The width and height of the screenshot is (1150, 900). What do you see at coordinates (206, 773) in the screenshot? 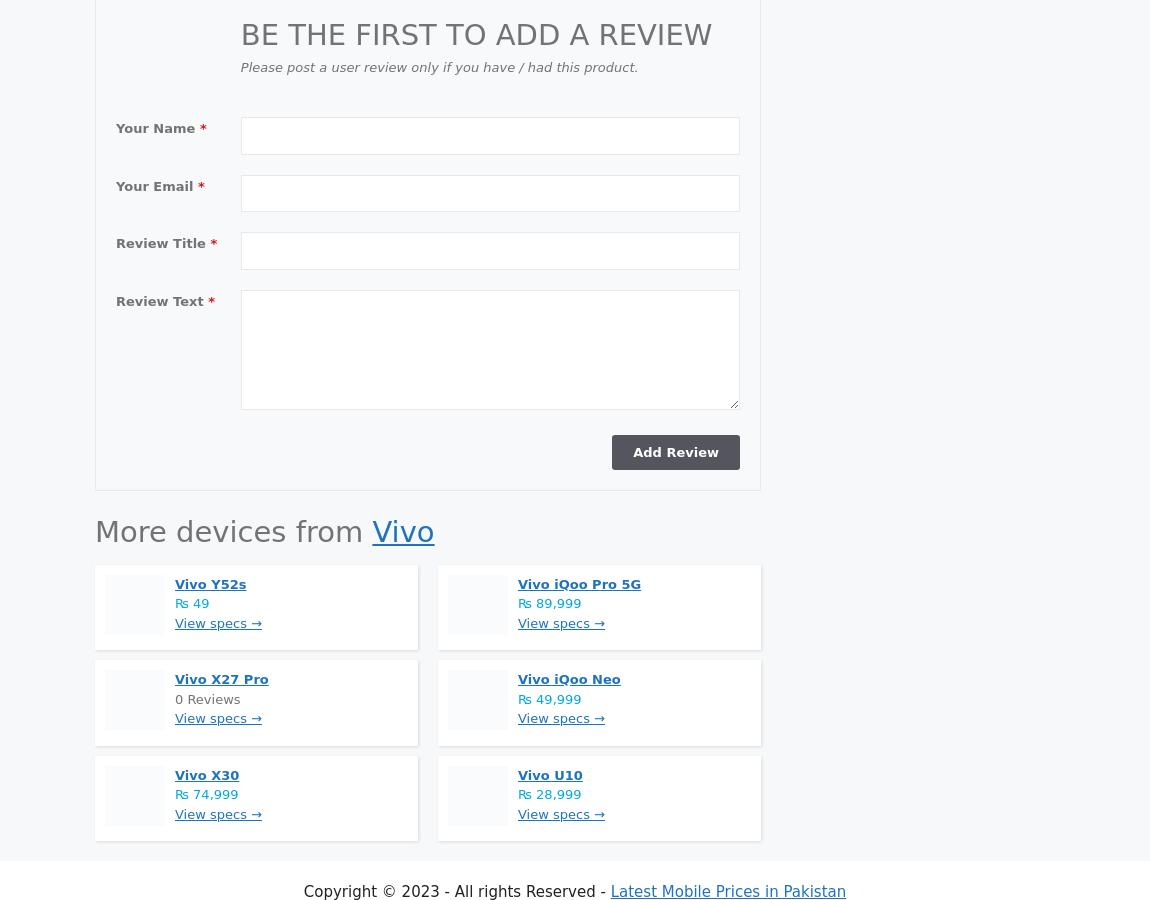
I see `'Vivo X30'` at bounding box center [206, 773].